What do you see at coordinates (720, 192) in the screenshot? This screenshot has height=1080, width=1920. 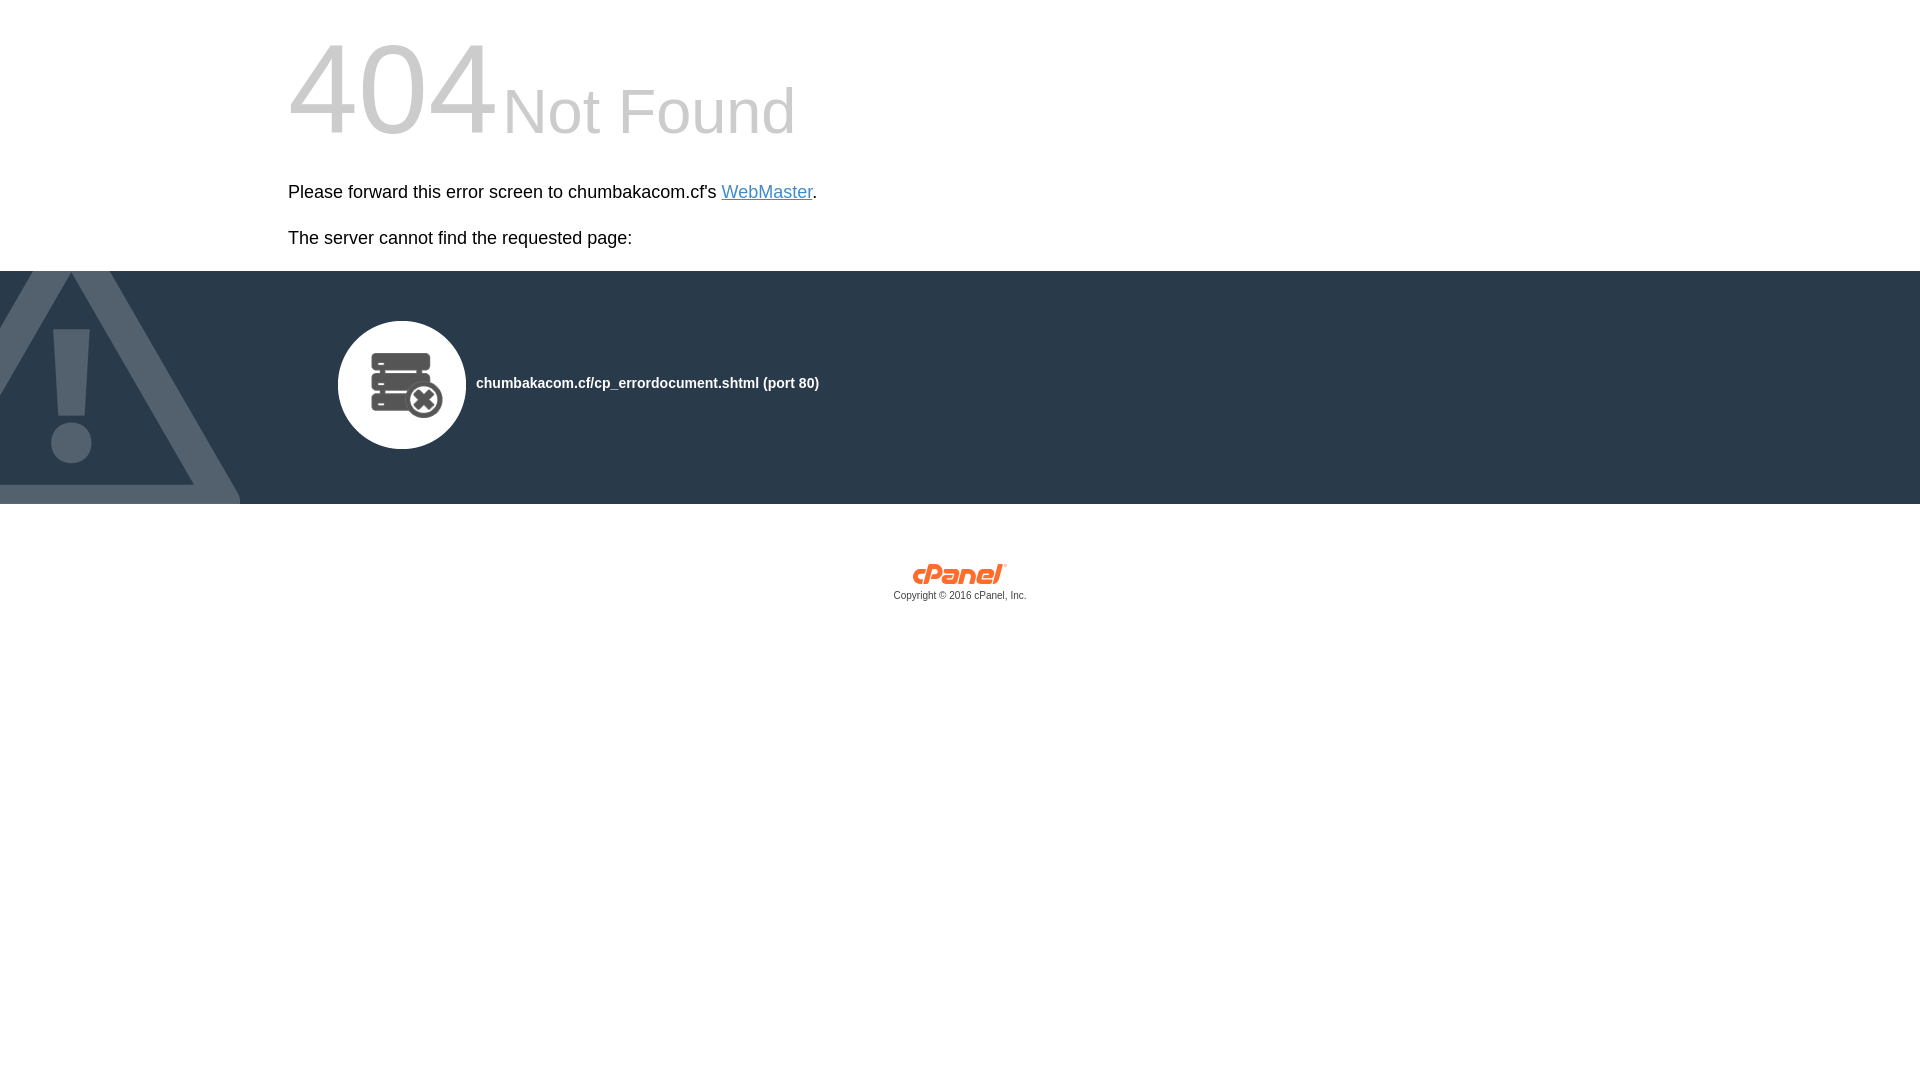 I see `'WebMaster'` at bounding box center [720, 192].